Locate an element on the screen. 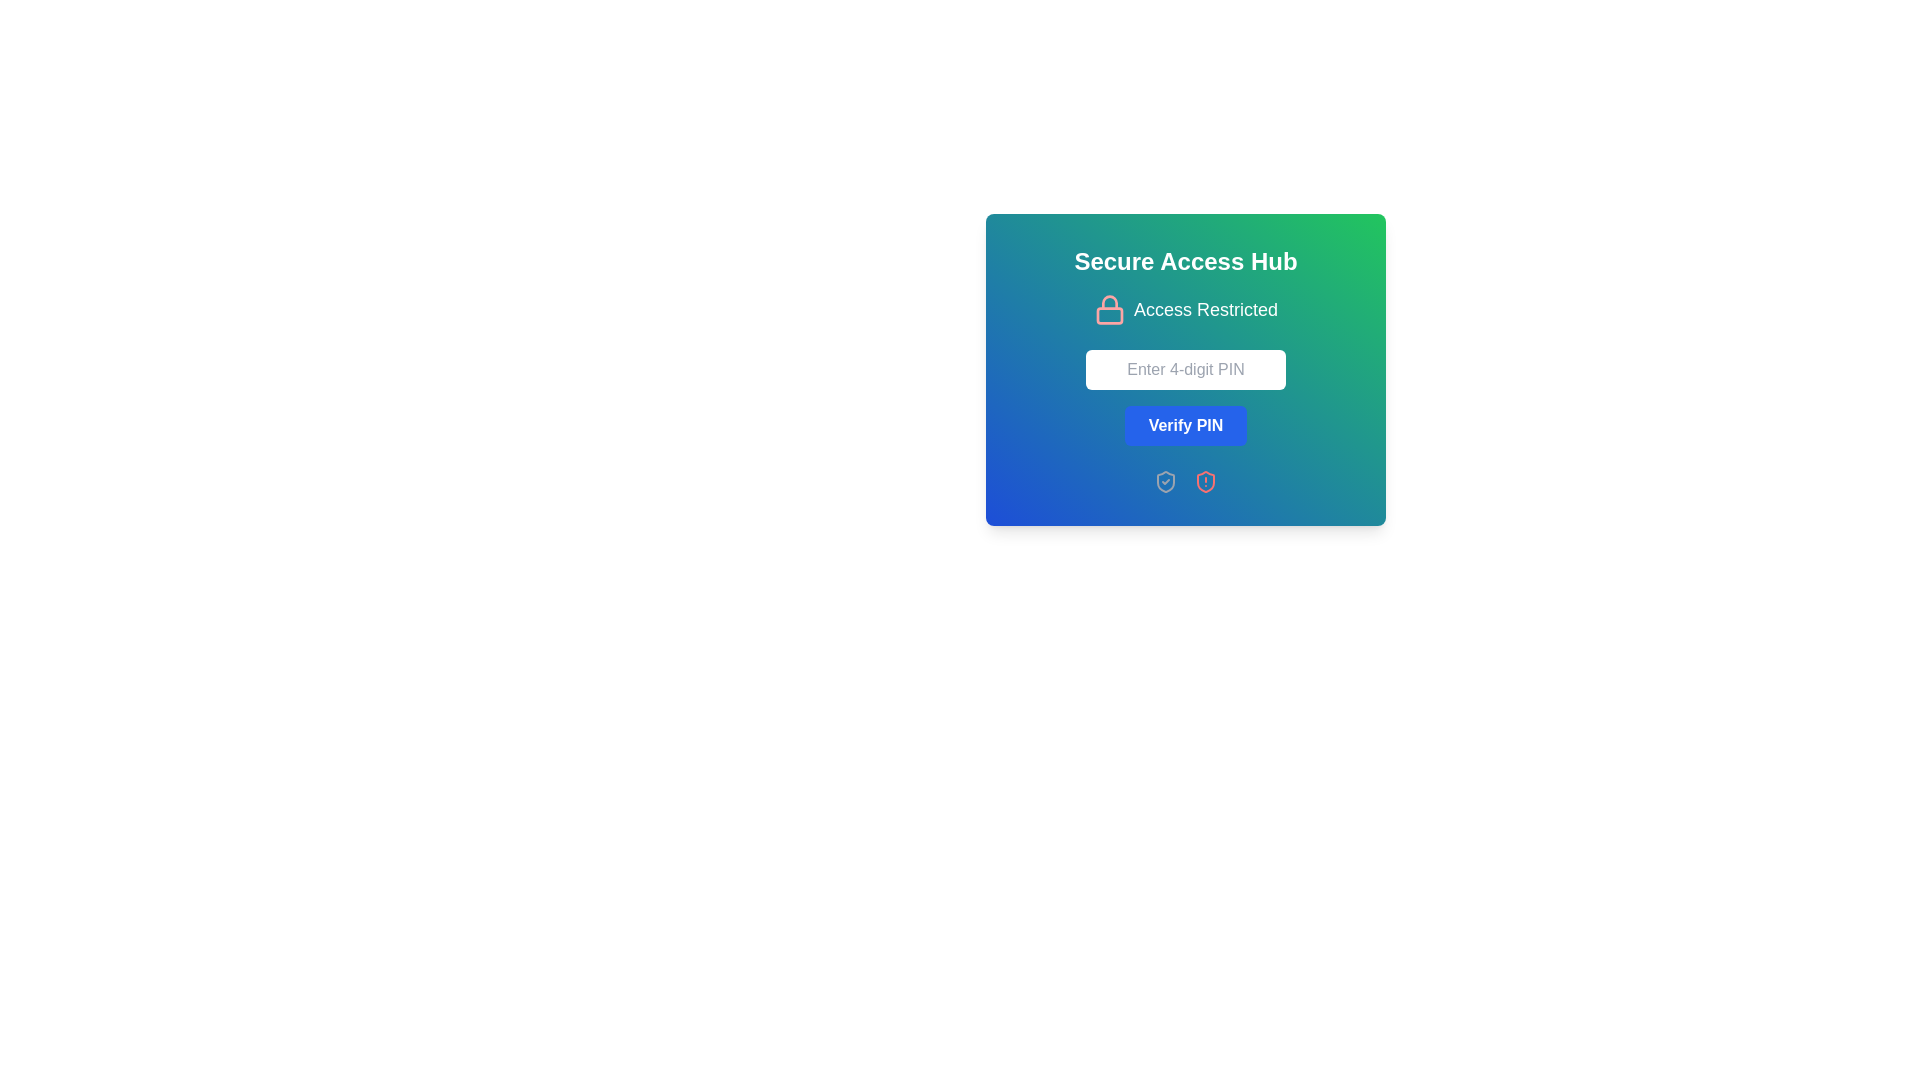 This screenshot has width=1920, height=1080. the Label with icon that indicates restricted access, located within a centered modal component, below the 'Secure Access Hub' title and above the PIN entry field is located at coordinates (1185, 309).